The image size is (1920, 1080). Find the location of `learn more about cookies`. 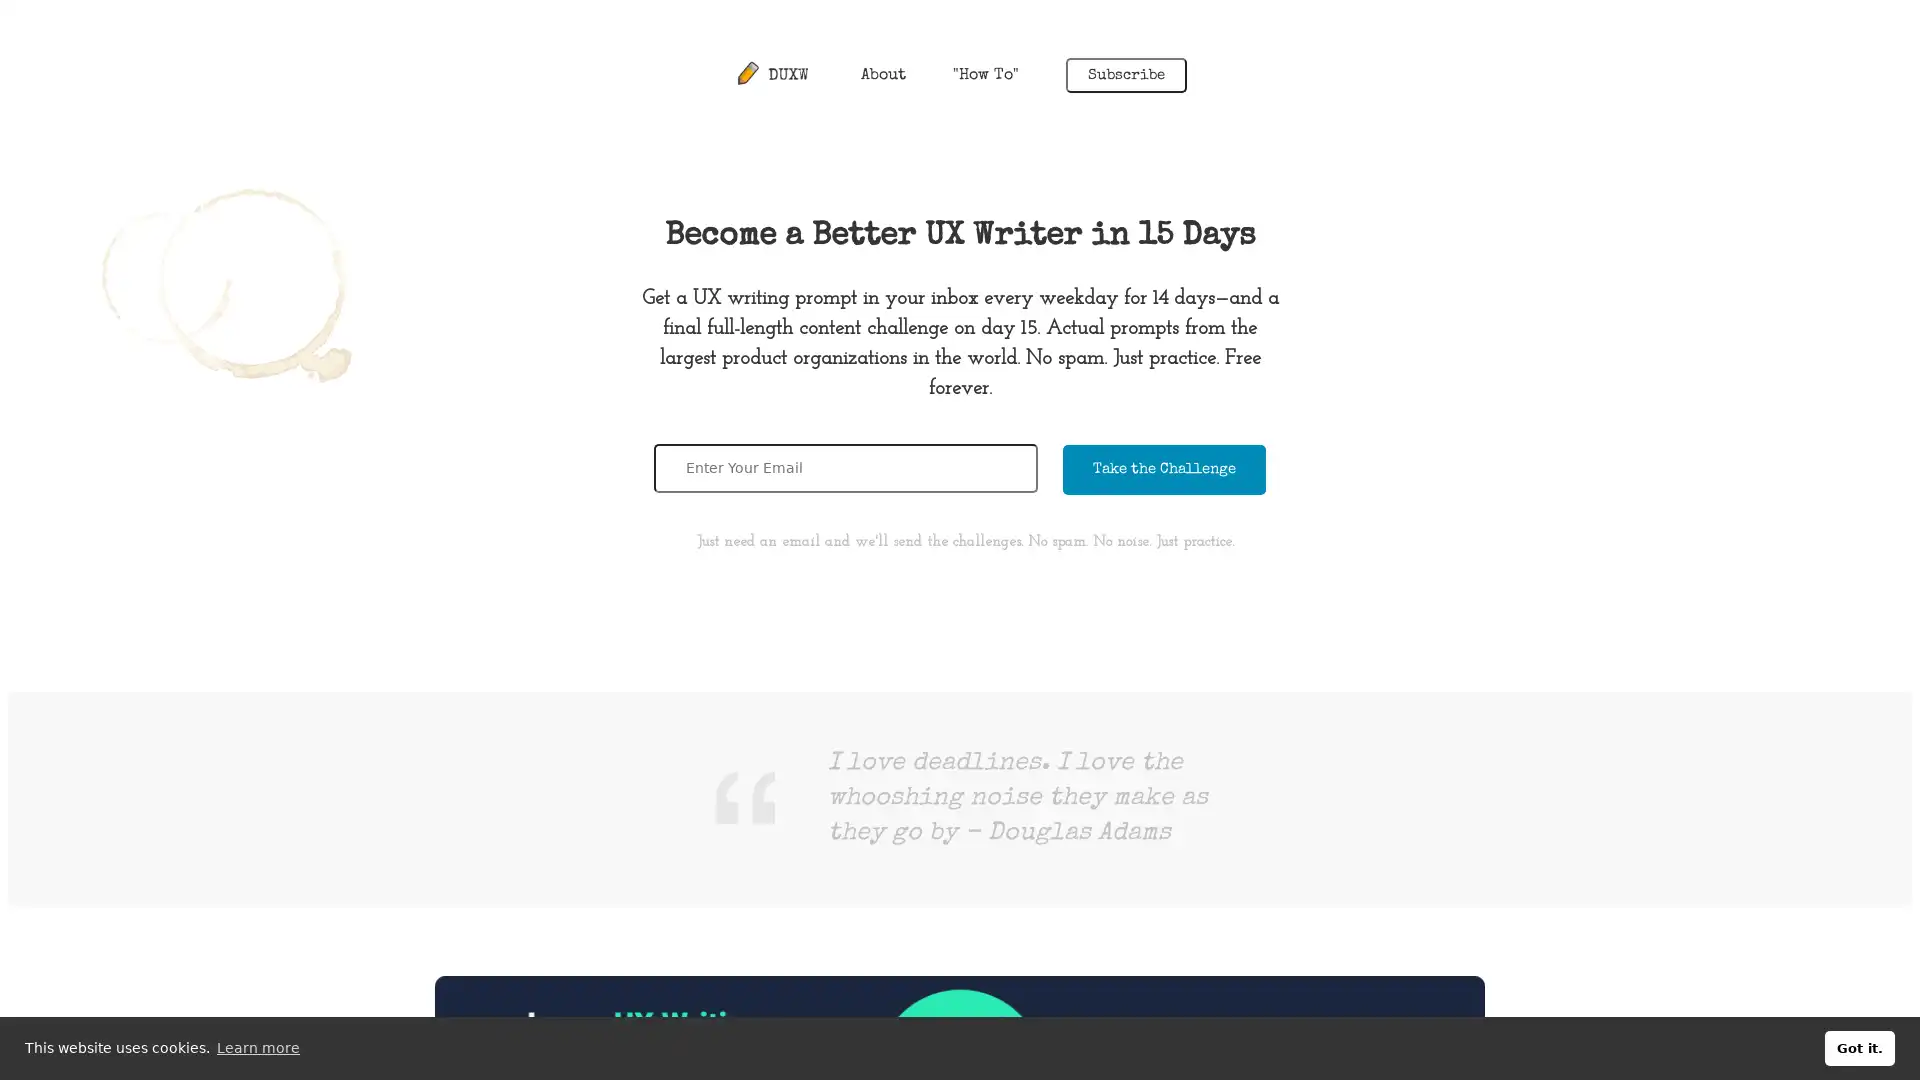

learn more about cookies is located at coordinates (257, 1047).